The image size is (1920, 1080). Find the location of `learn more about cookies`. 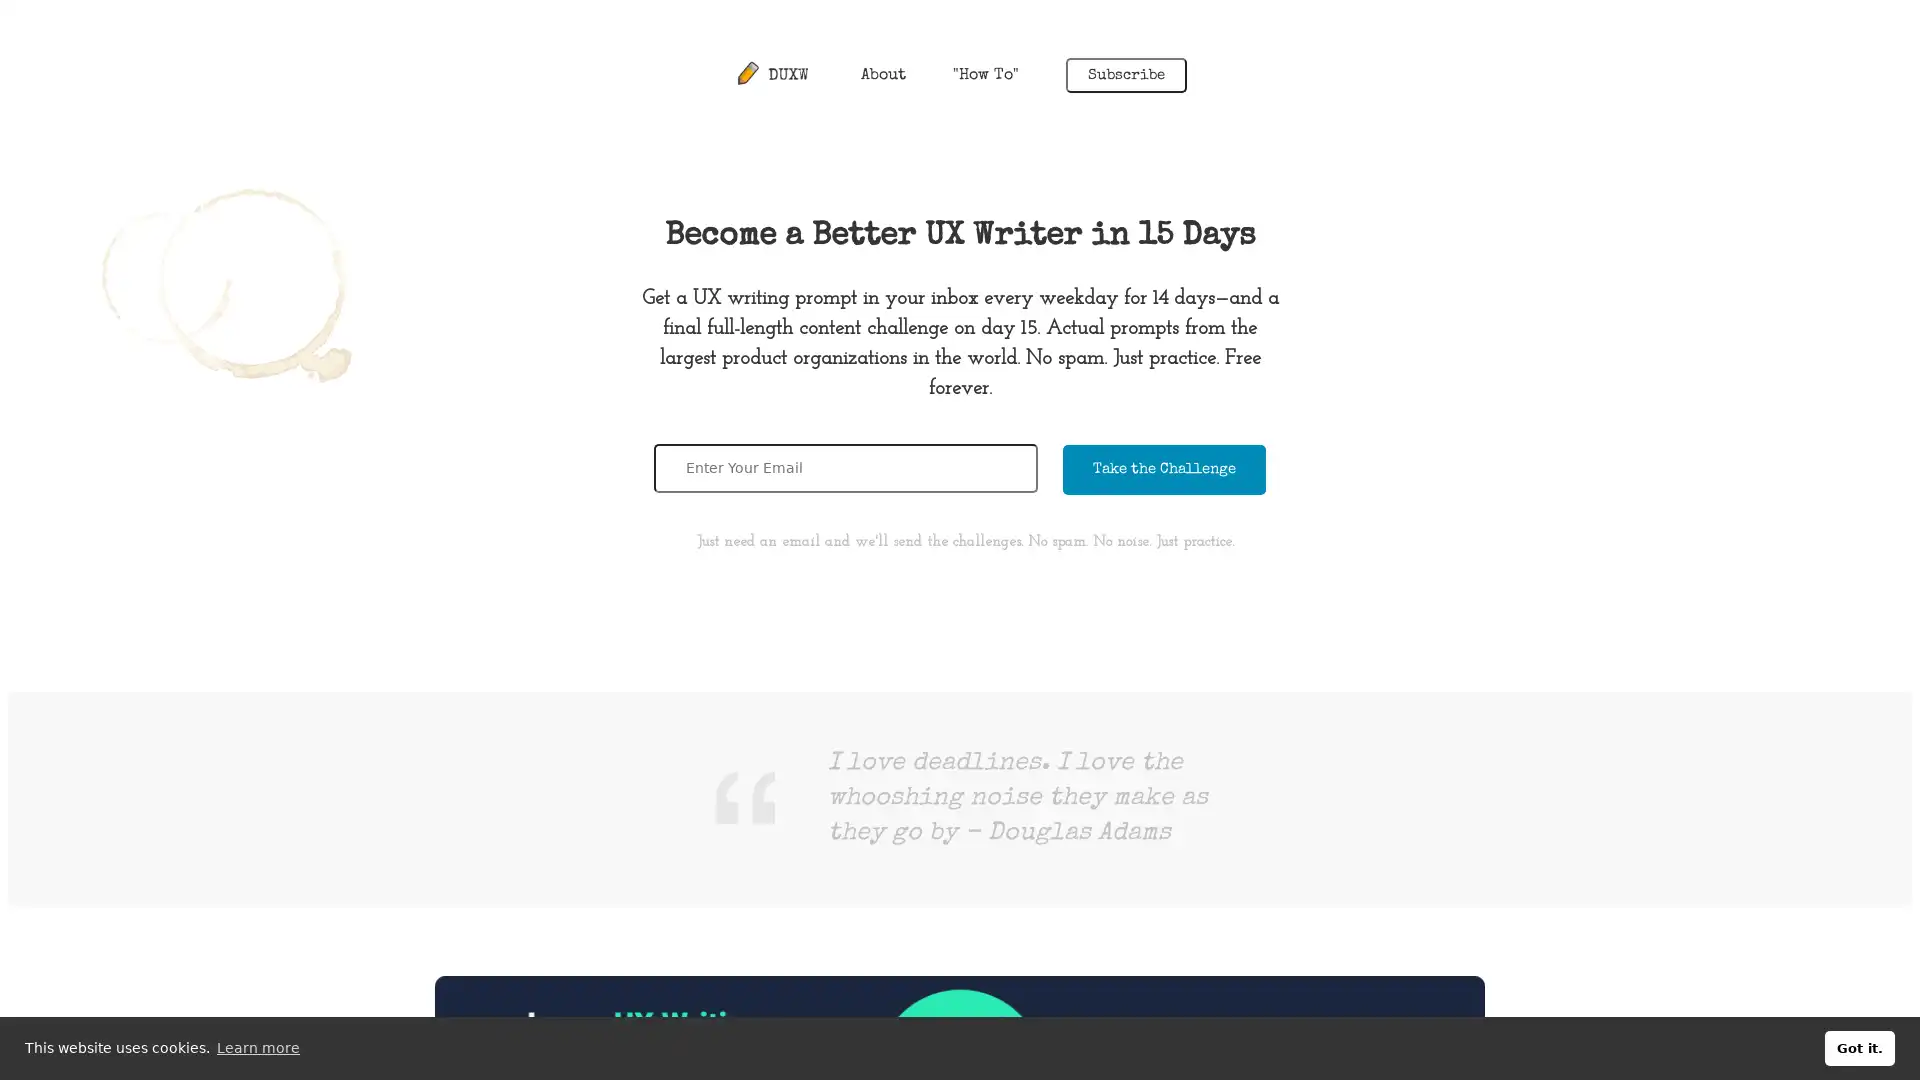

learn more about cookies is located at coordinates (257, 1047).